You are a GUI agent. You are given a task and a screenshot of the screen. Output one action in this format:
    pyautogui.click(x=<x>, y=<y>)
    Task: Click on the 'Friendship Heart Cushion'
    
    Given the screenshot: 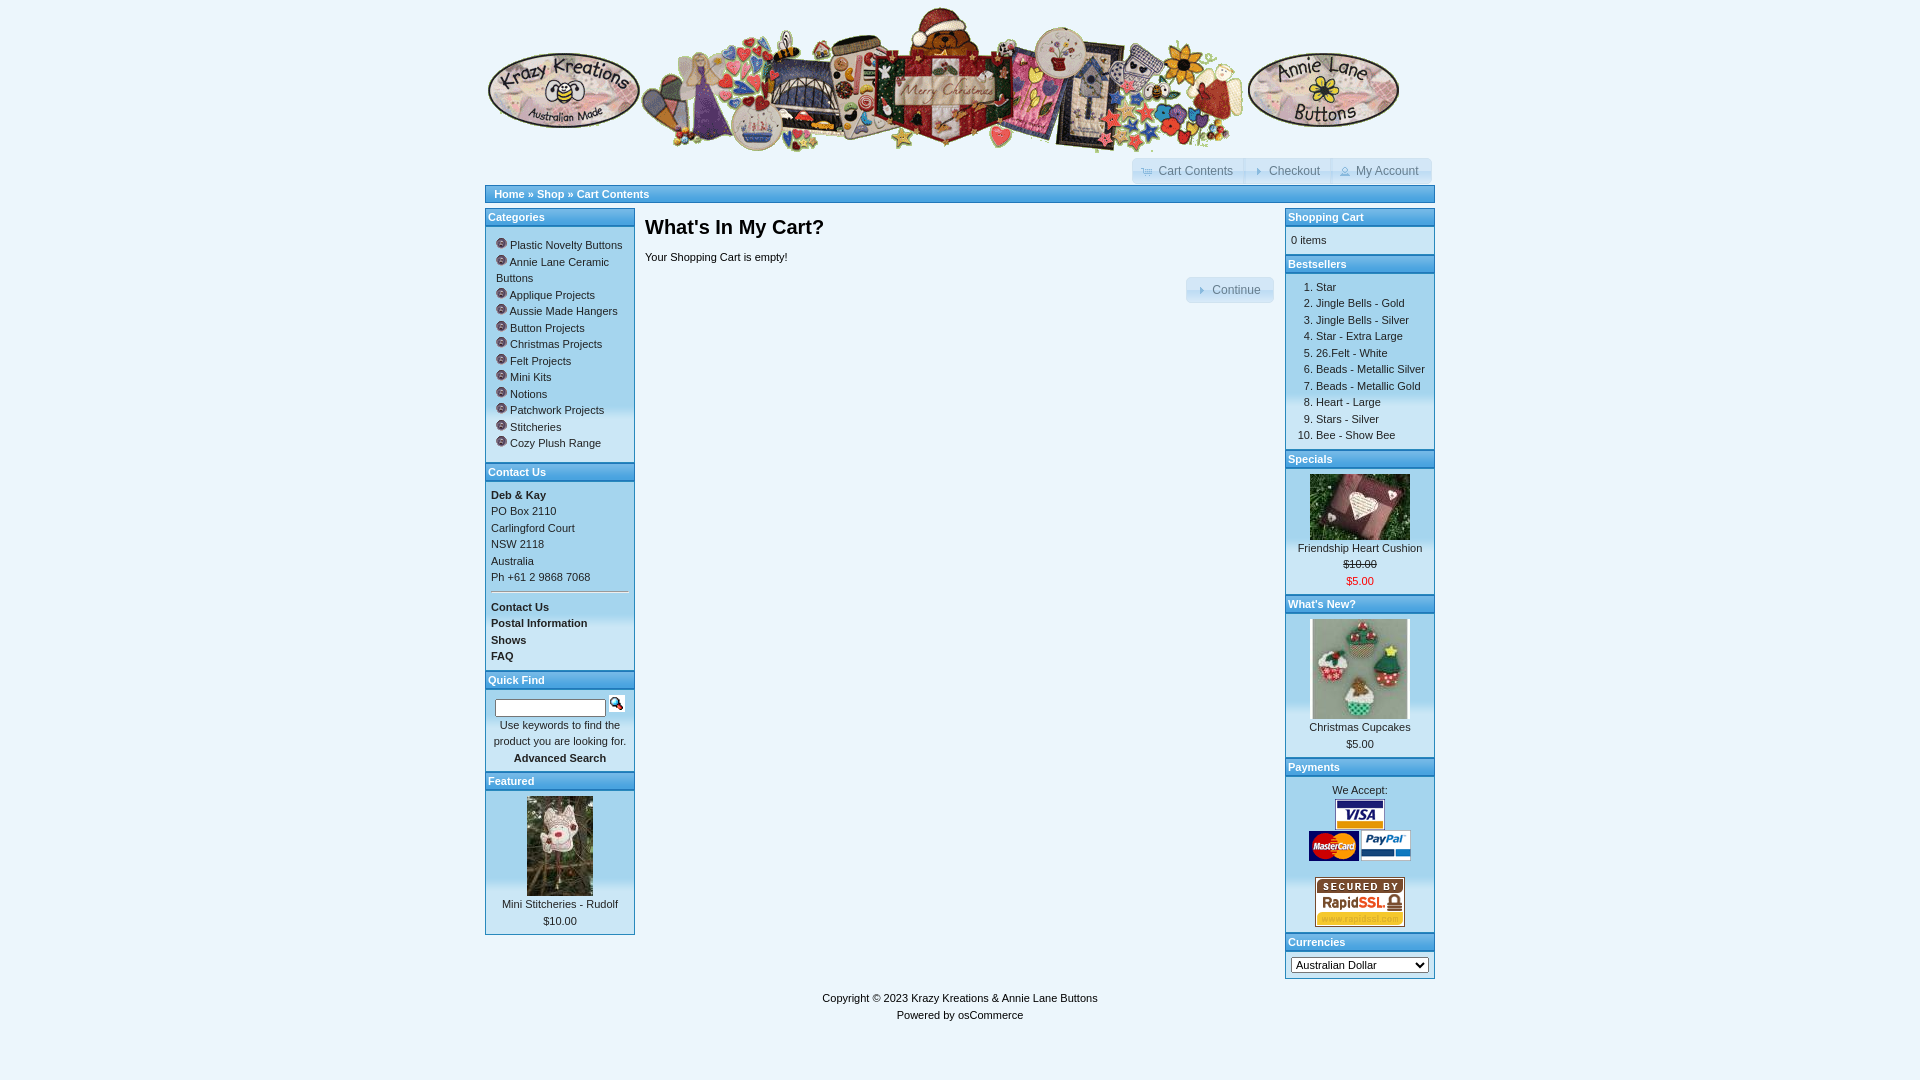 What is the action you would take?
    pyautogui.click(x=1359, y=505)
    